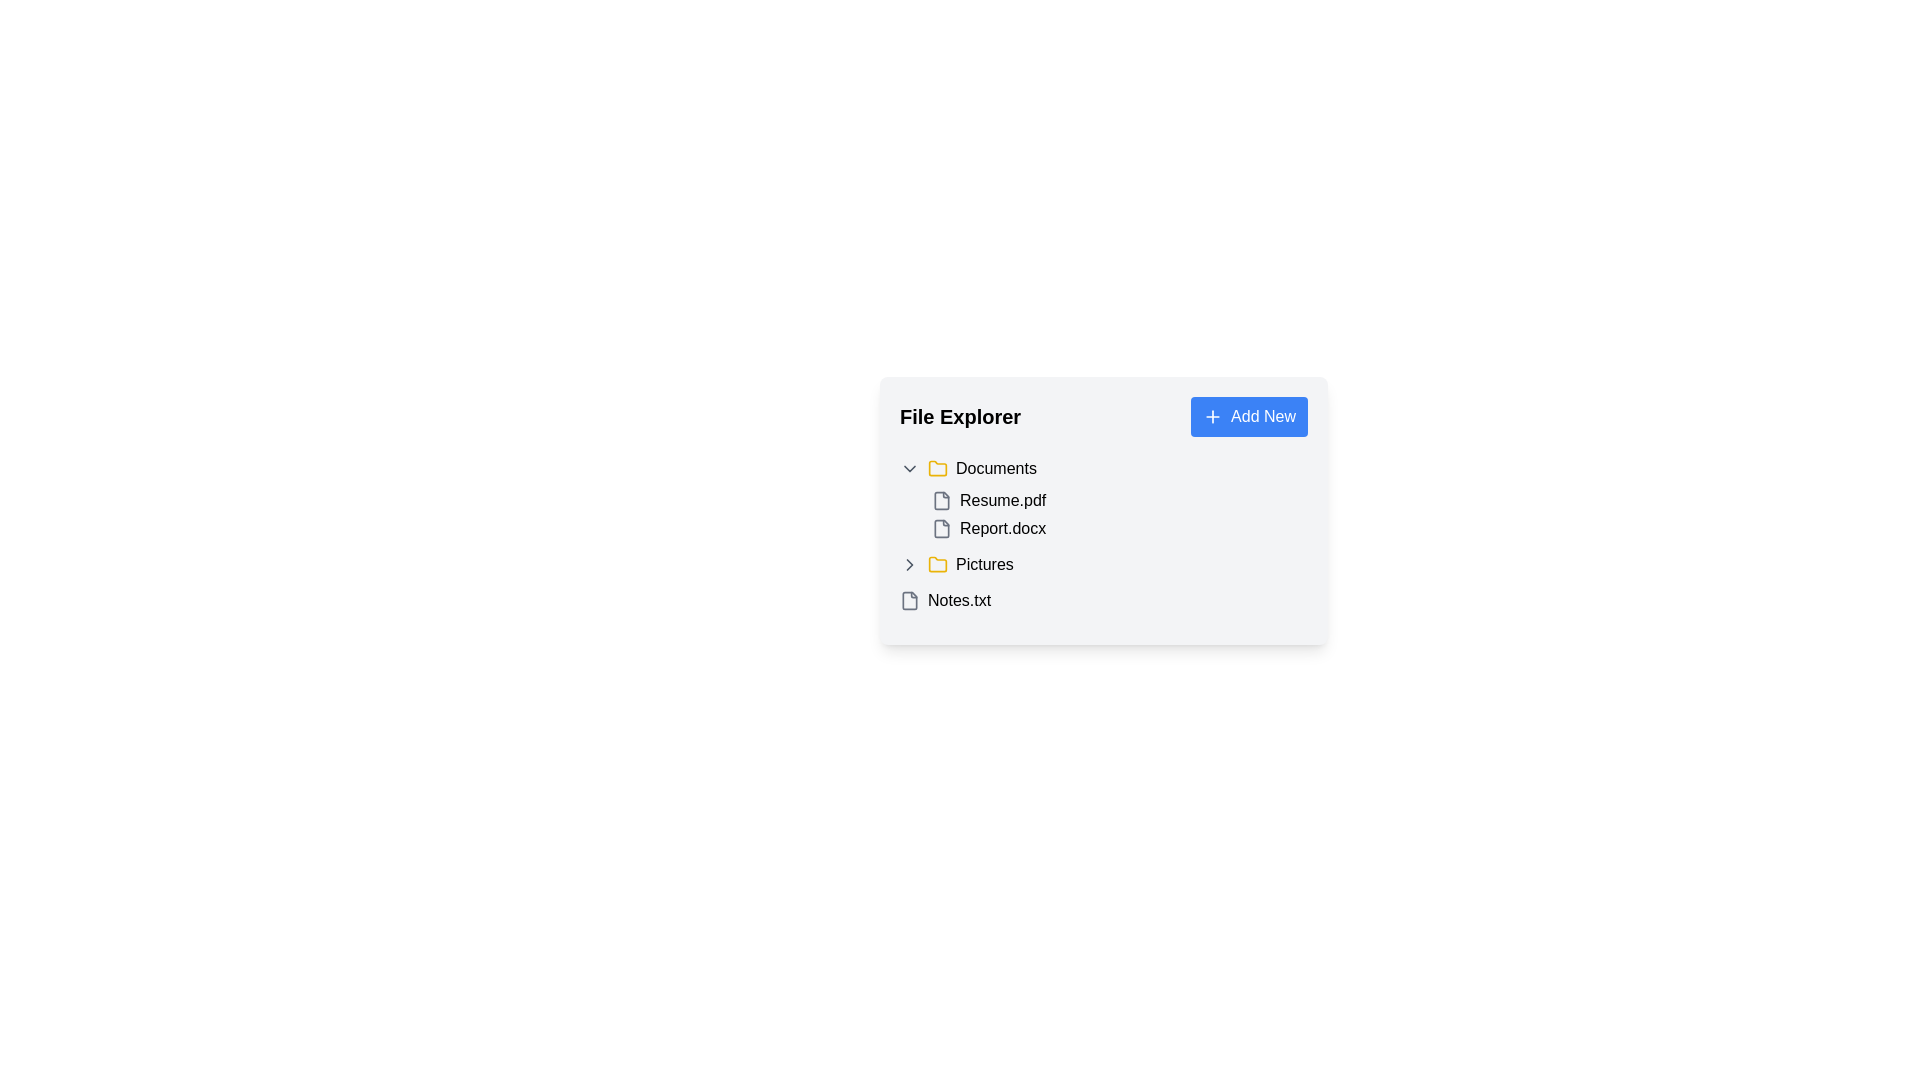 The image size is (1920, 1080). What do you see at coordinates (940, 527) in the screenshot?
I see `the document file icon representing 'Report.docx' in the file list under 'File Explorer'` at bounding box center [940, 527].